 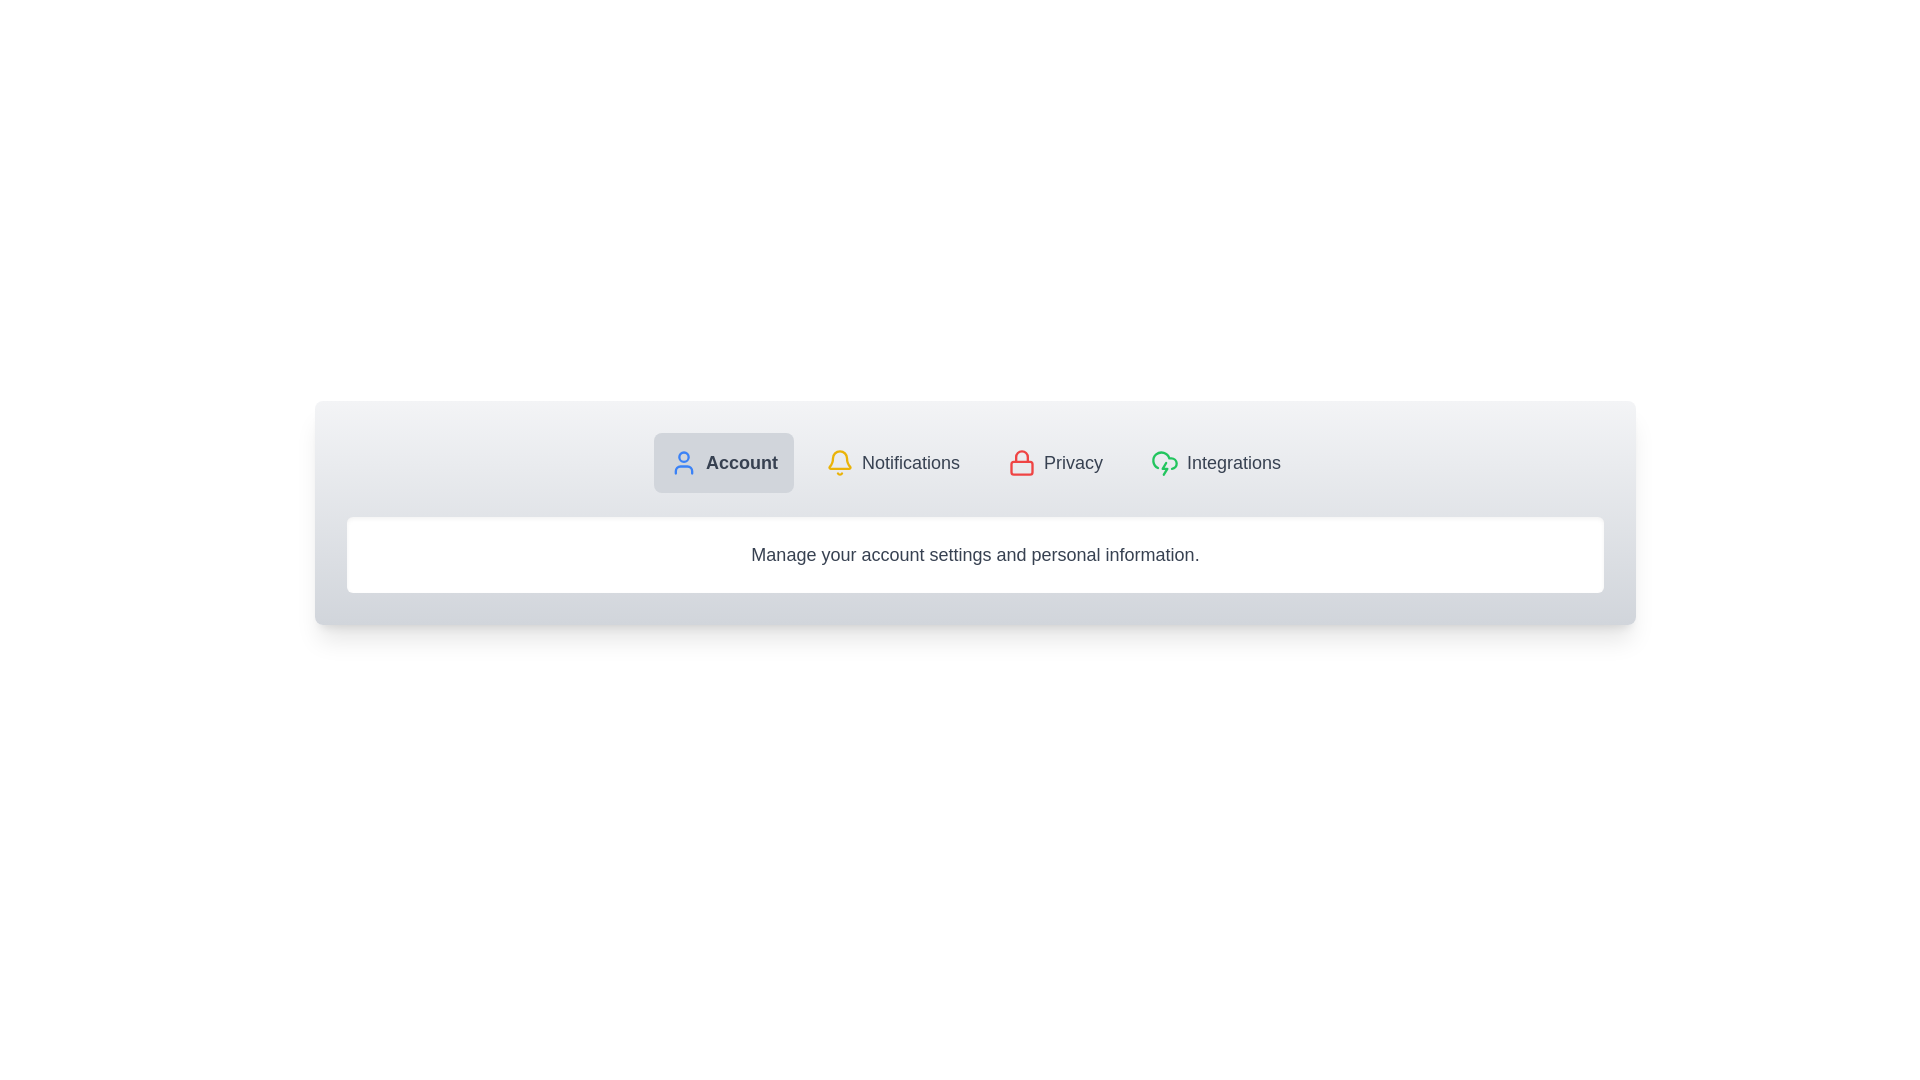 I want to click on the decorative cloud icon representing the 'Integrations' section, located on the rightmost side of the row, so click(x=1165, y=460).